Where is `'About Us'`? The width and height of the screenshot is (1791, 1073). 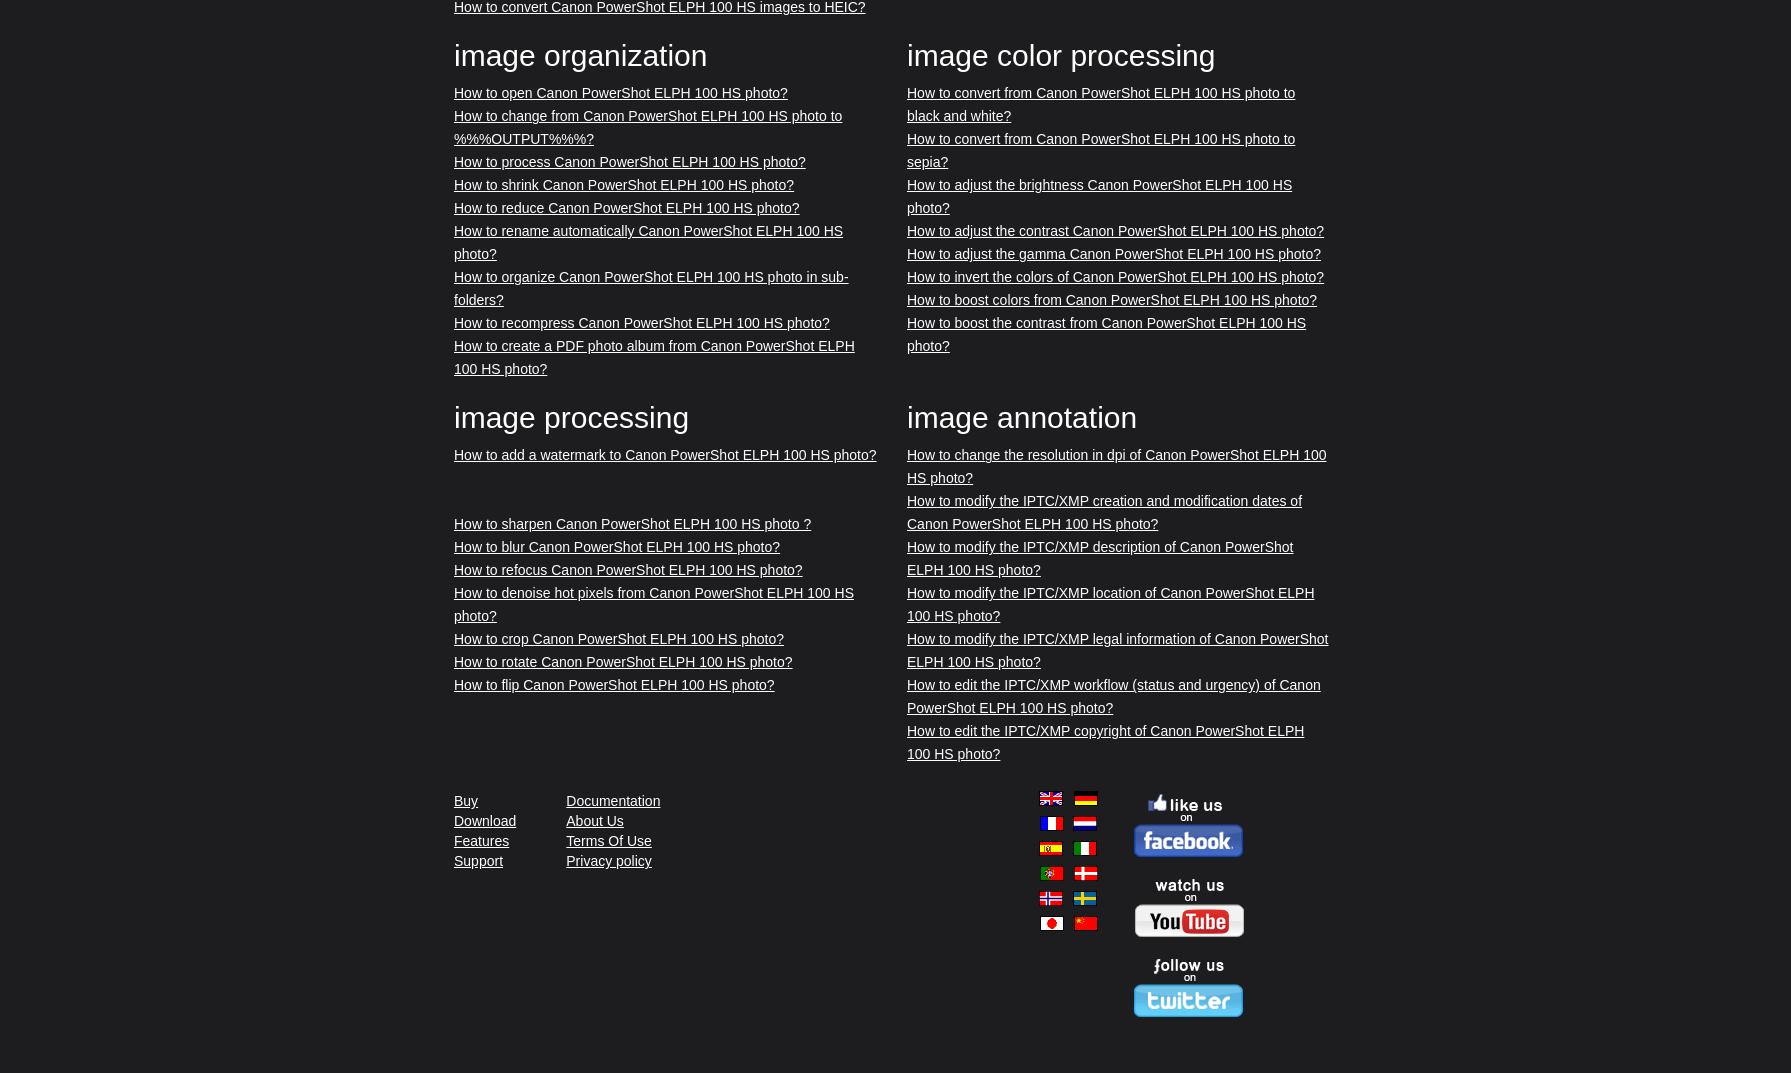 'About Us' is located at coordinates (594, 820).